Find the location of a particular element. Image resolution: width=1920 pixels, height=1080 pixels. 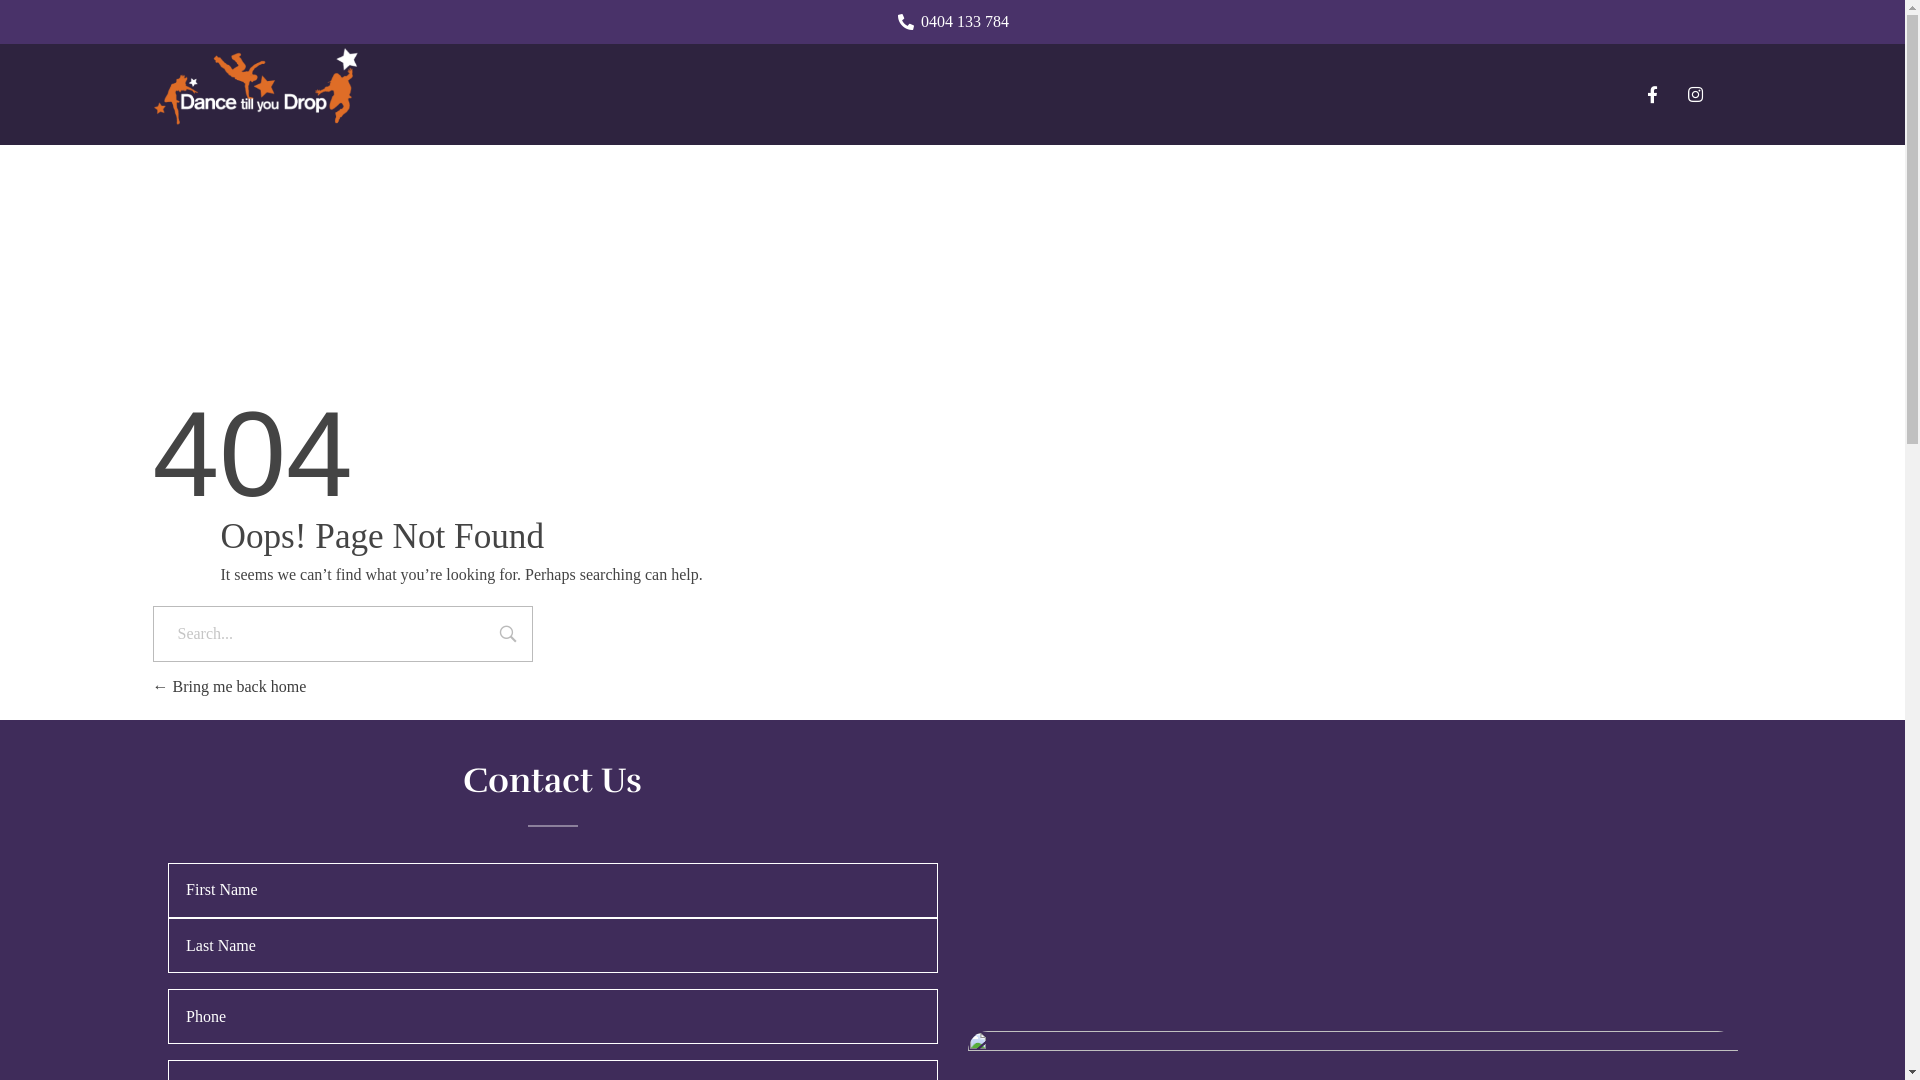

'Dance Till You Drop' is located at coordinates (253, 91).